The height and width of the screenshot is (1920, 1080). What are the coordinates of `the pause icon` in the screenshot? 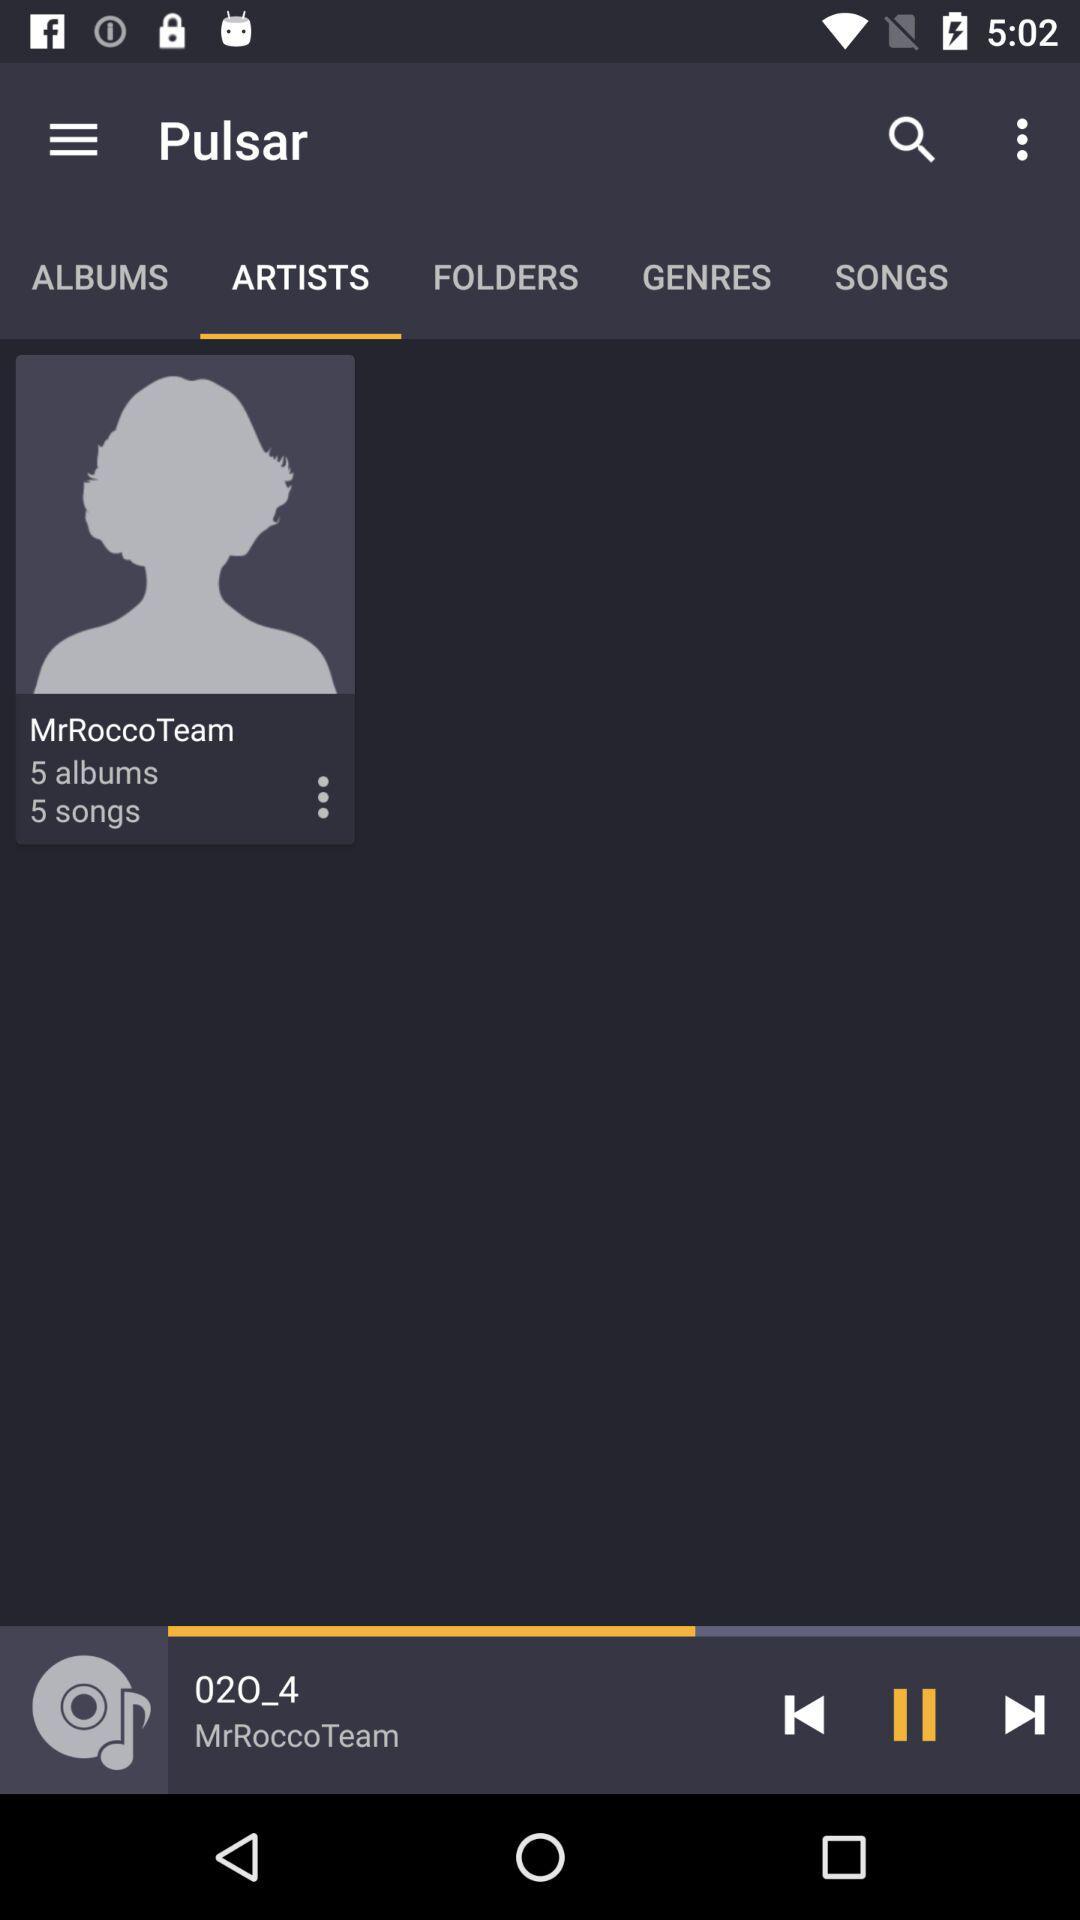 It's located at (914, 1713).